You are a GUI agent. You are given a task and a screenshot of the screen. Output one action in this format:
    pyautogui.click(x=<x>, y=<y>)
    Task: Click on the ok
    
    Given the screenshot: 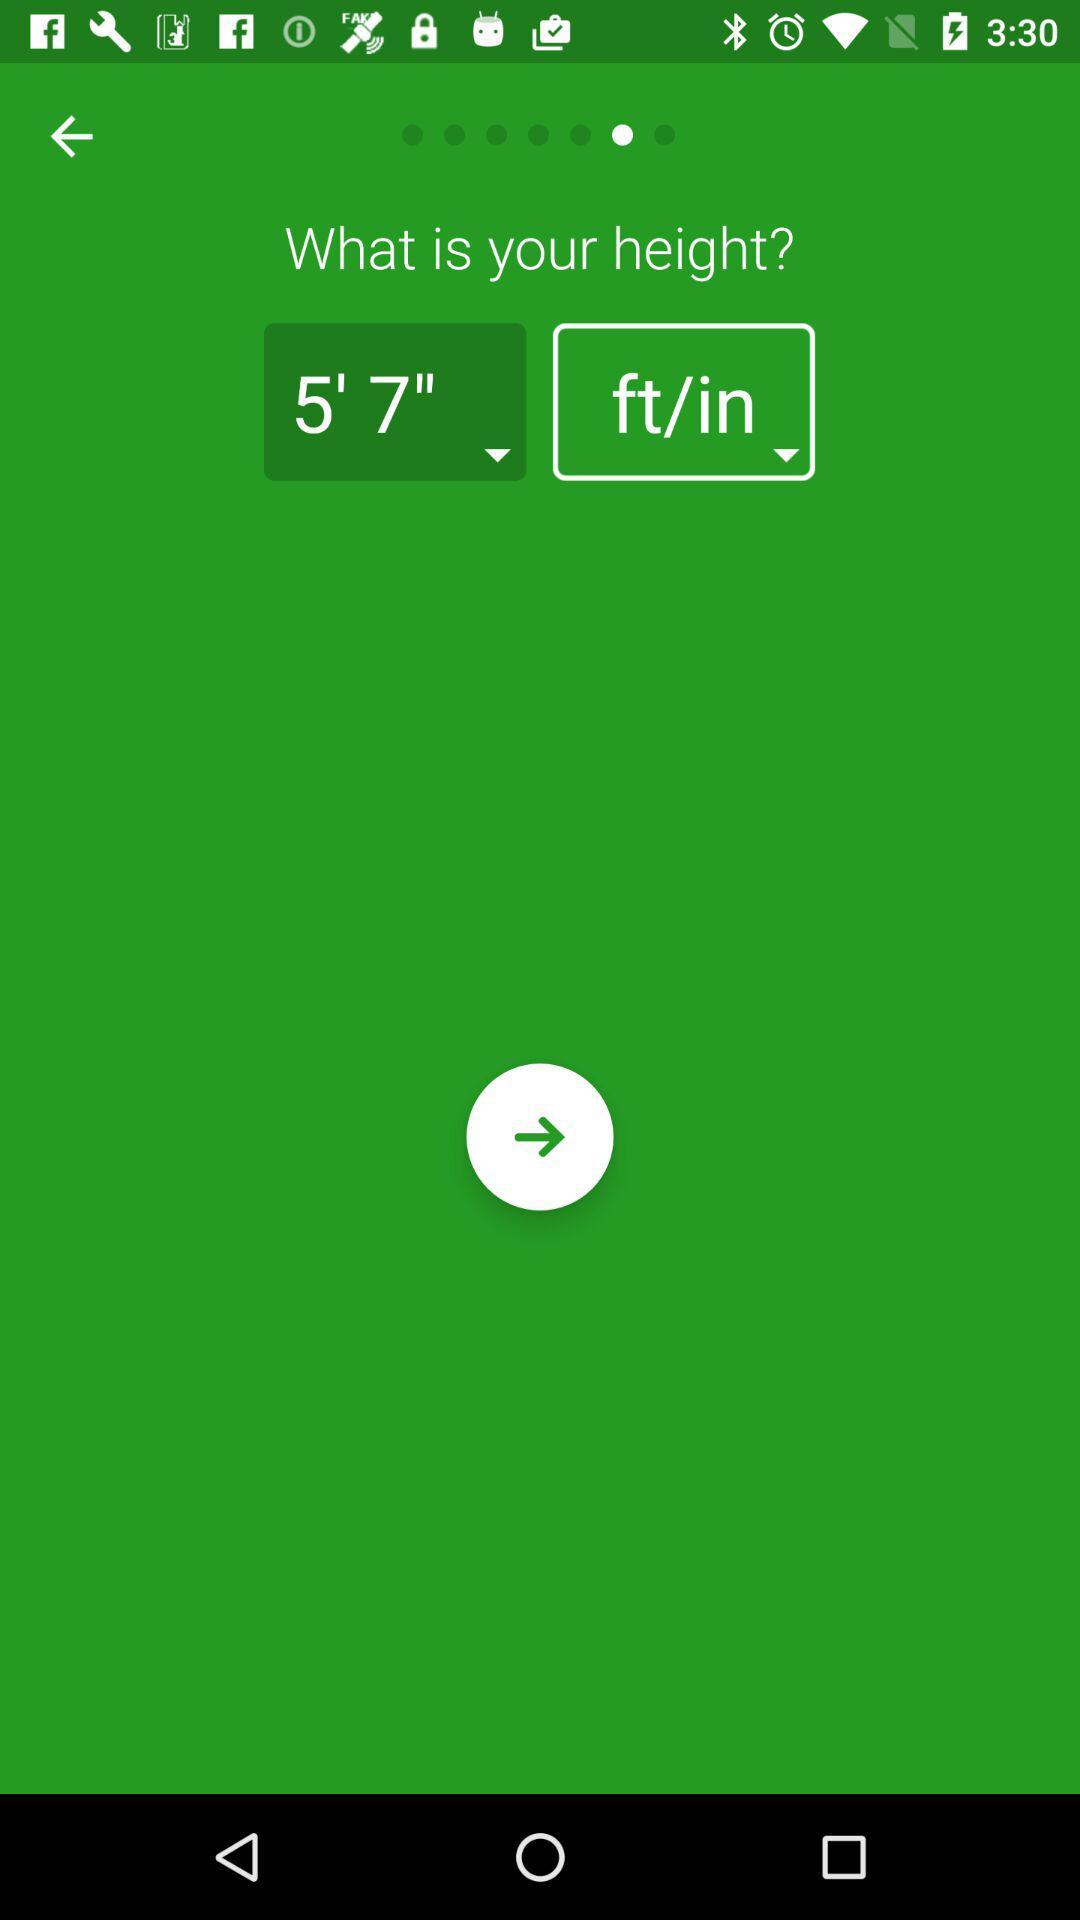 What is the action you would take?
    pyautogui.click(x=540, y=1137)
    